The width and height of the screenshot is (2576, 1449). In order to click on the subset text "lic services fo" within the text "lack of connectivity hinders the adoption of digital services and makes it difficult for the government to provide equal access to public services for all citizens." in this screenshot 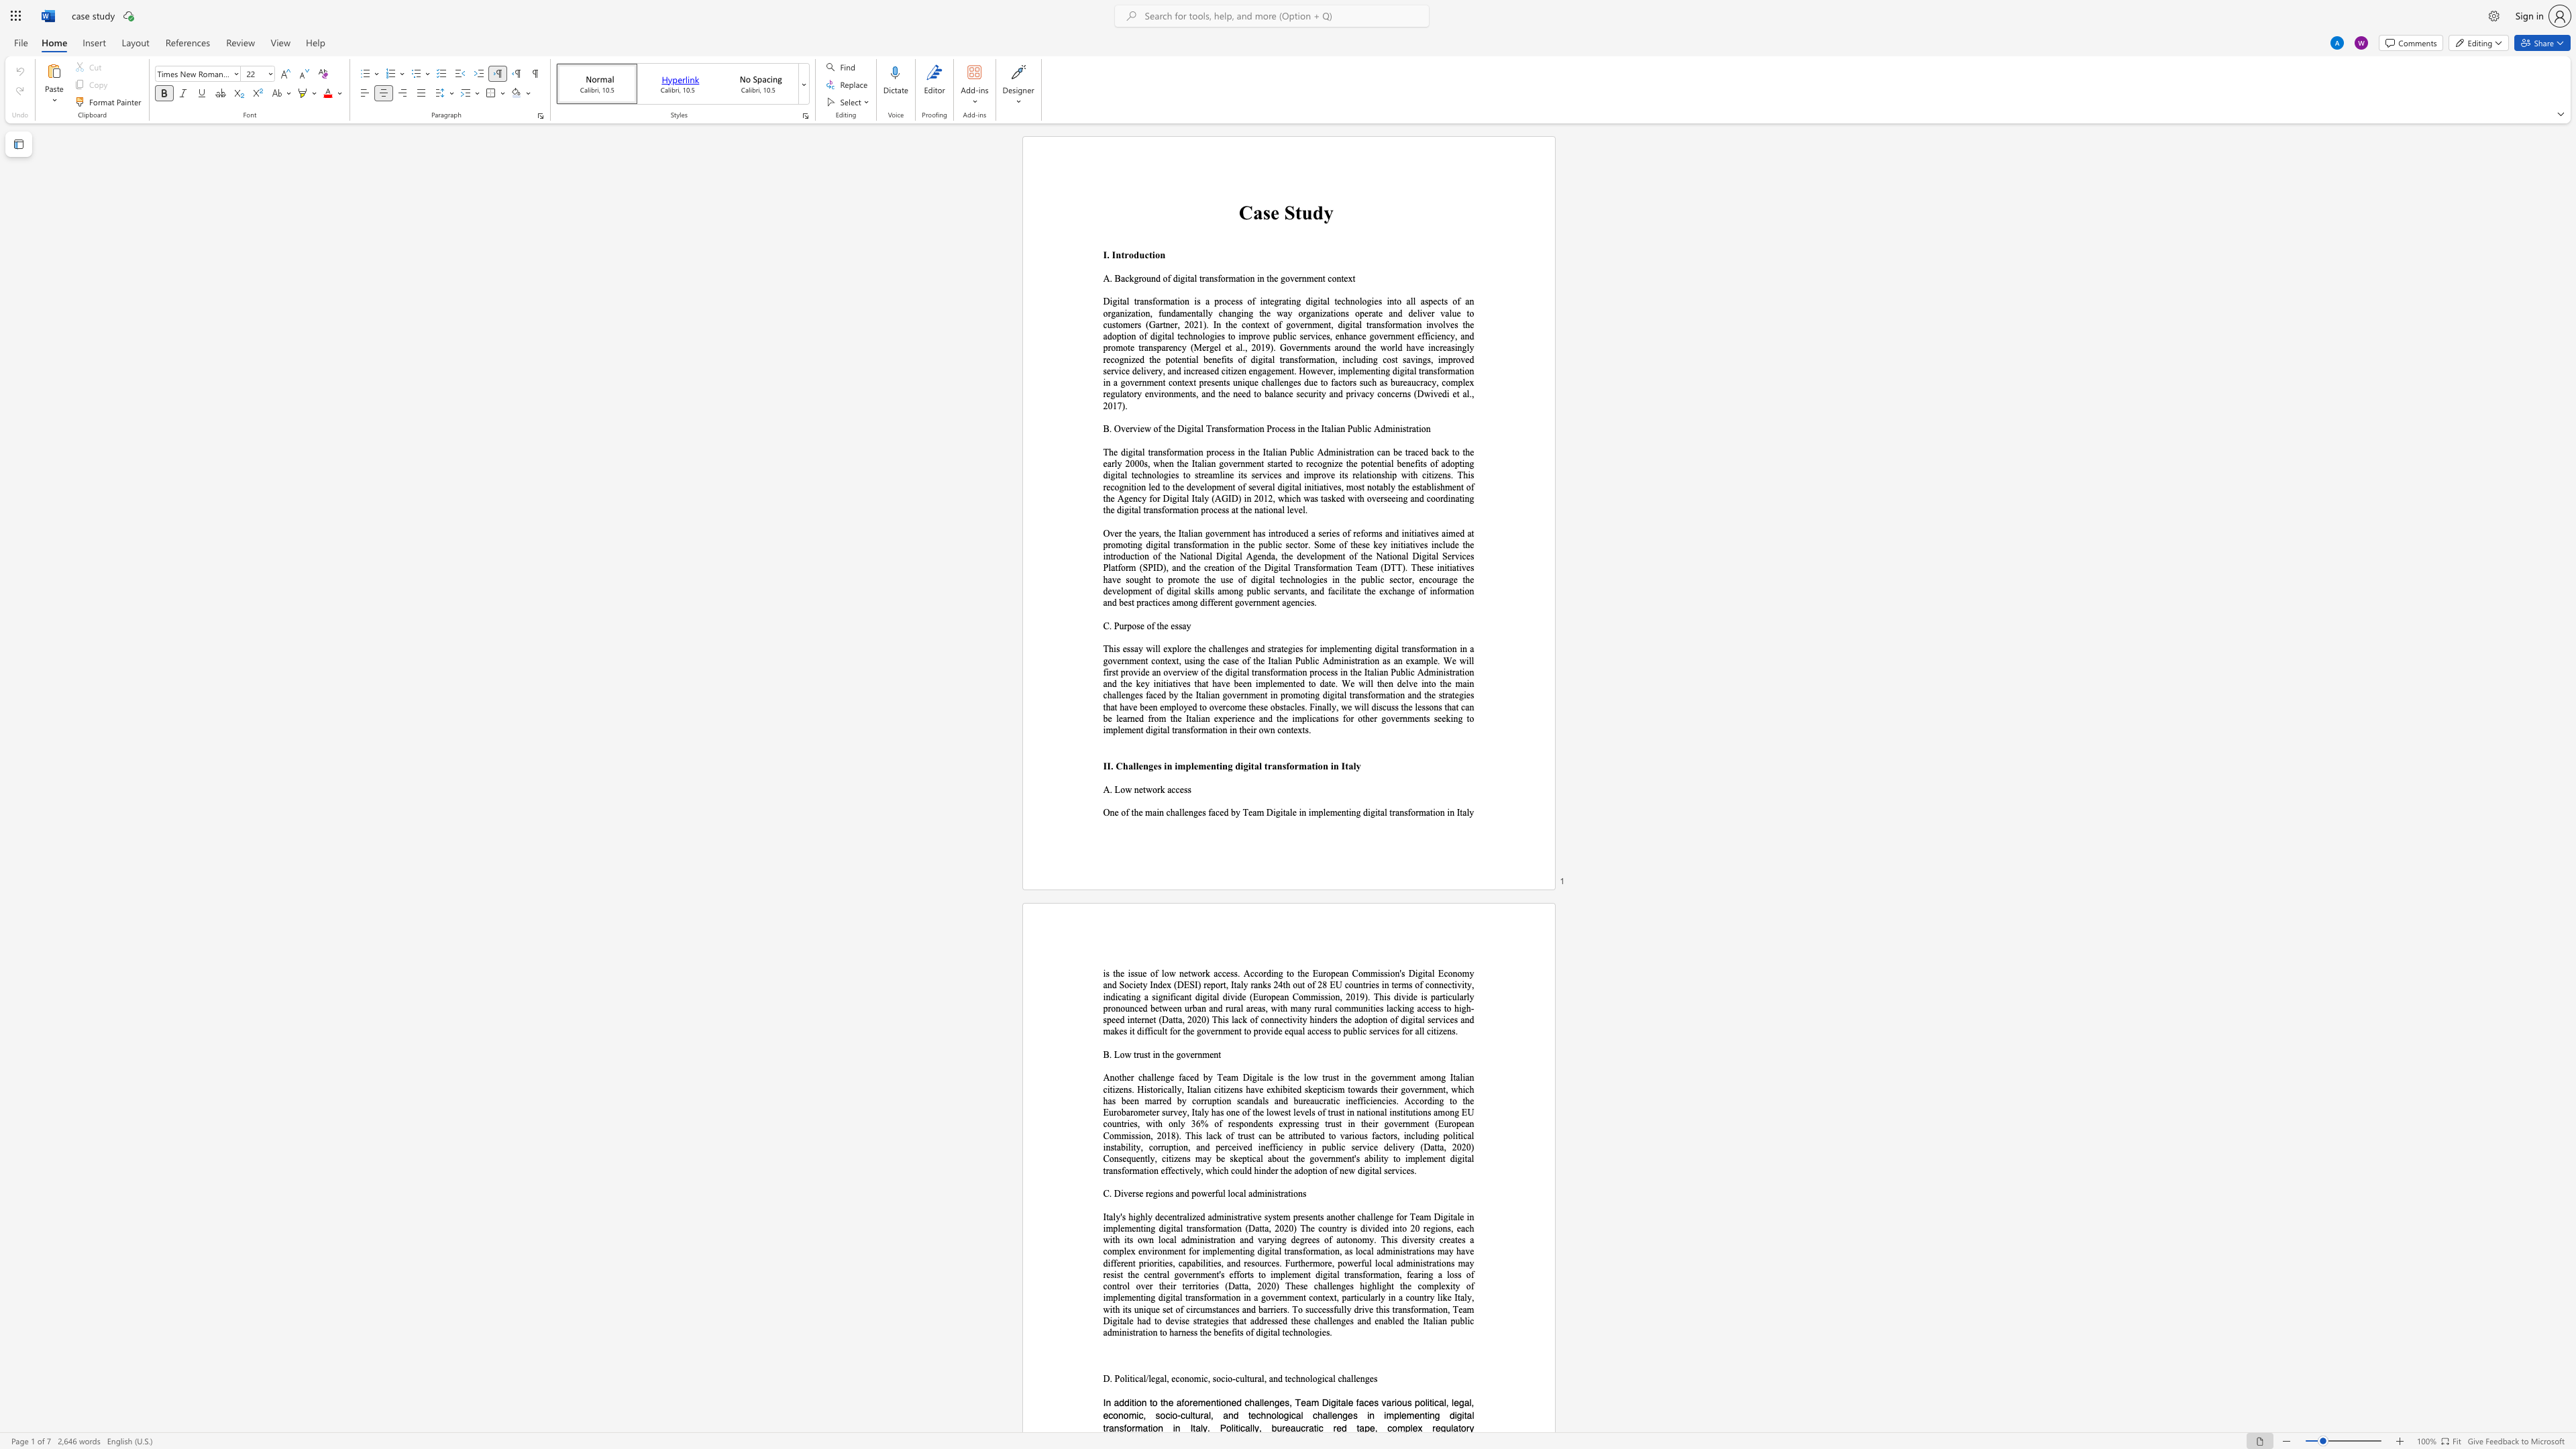, I will do `click(1356, 1031)`.